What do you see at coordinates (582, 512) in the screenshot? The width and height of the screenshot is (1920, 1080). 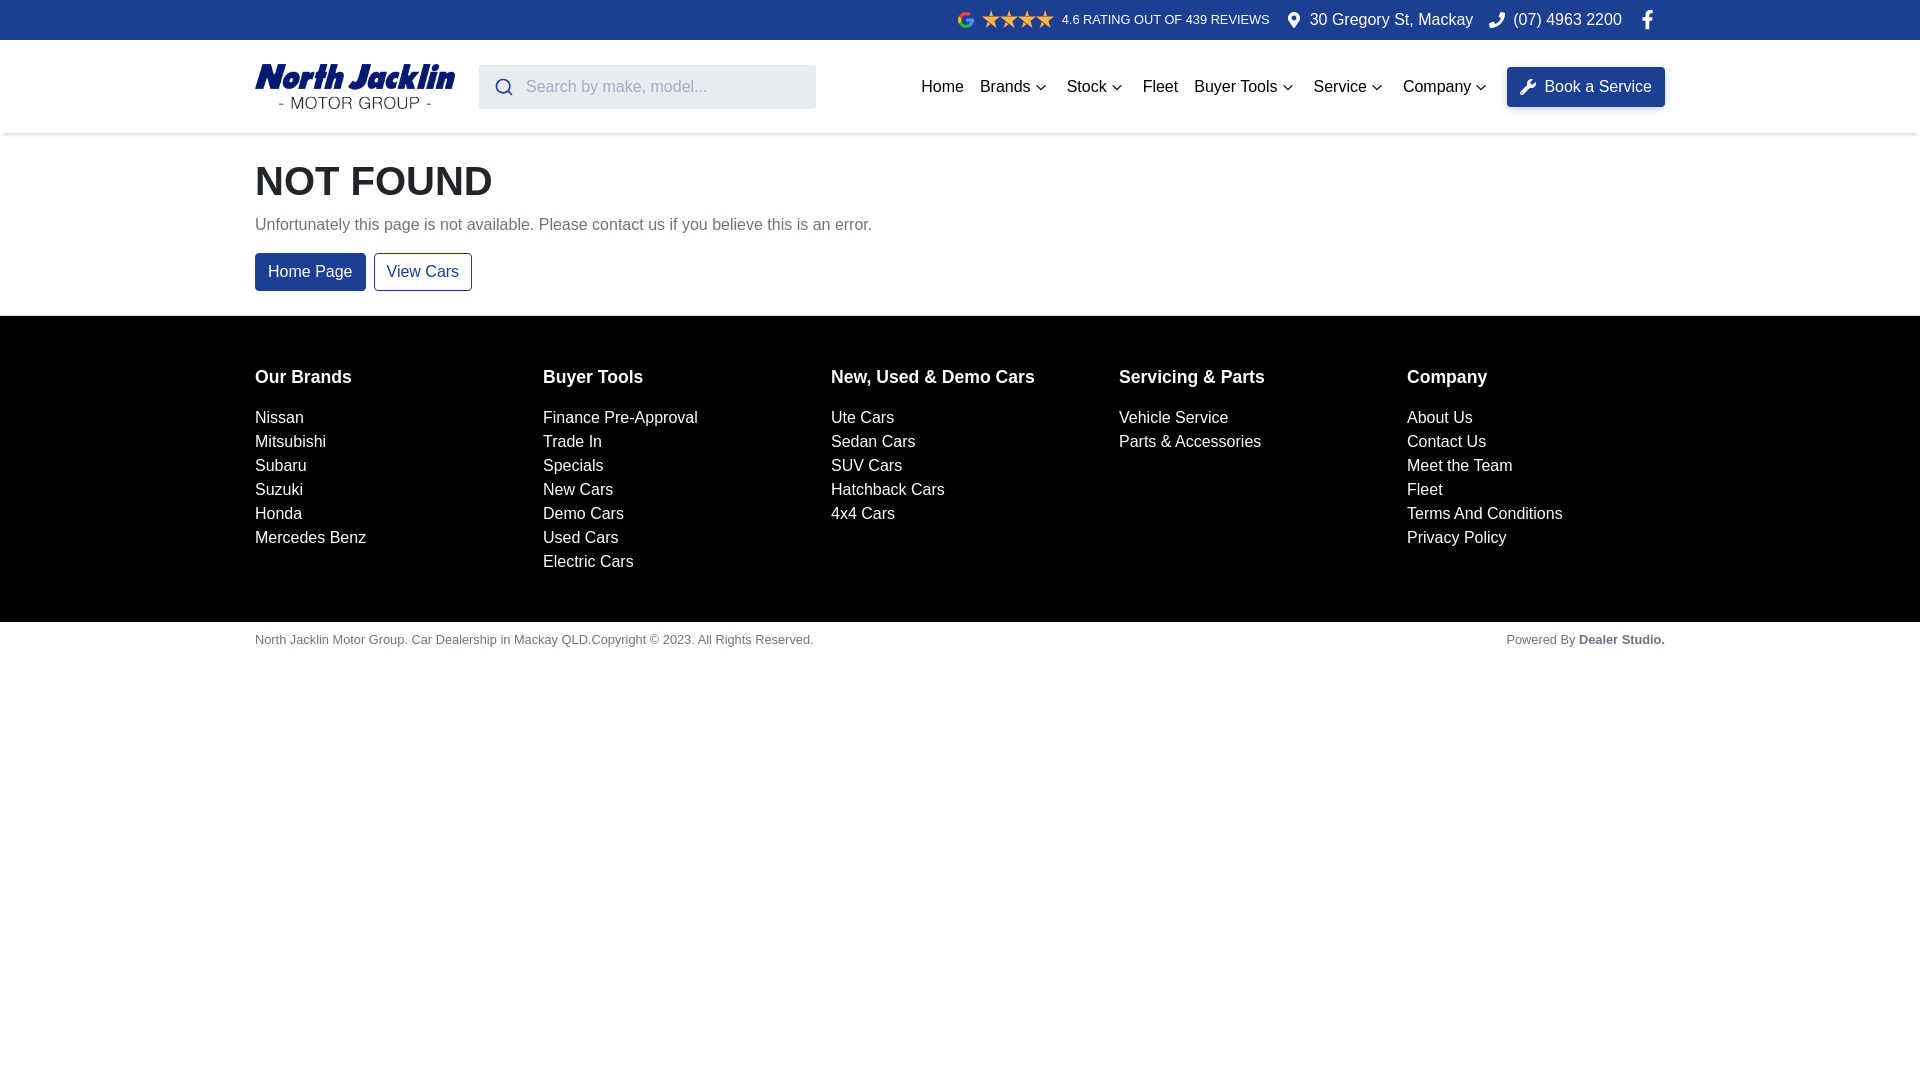 I see `'Demo Cars'` at bounding box center [582, 512].